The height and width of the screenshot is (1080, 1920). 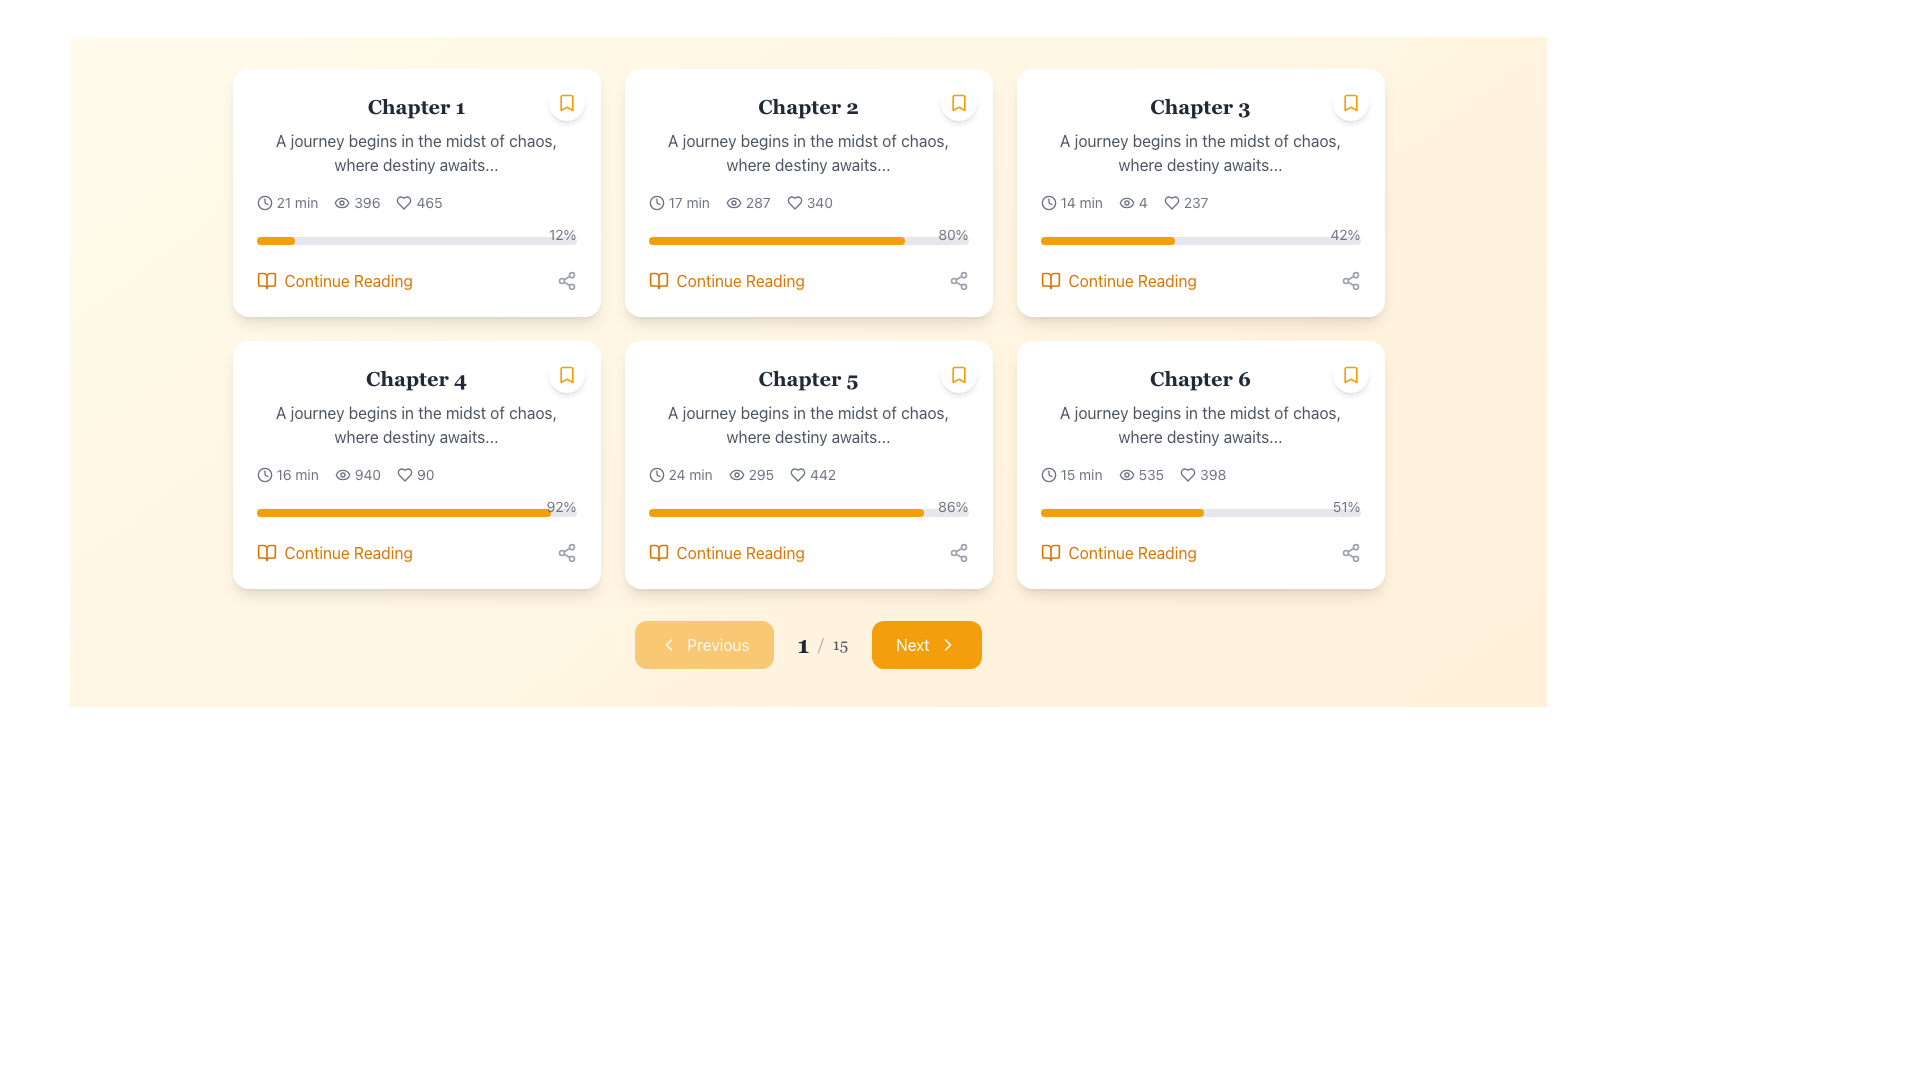 What do you see at coordinates (286, 474) in the screenshot?
I see `the text-icon combination UI component displaying the estimated time duration for 'Chapter 4', located in the bottom-left section of the second row` at bounding box center [286, 474].